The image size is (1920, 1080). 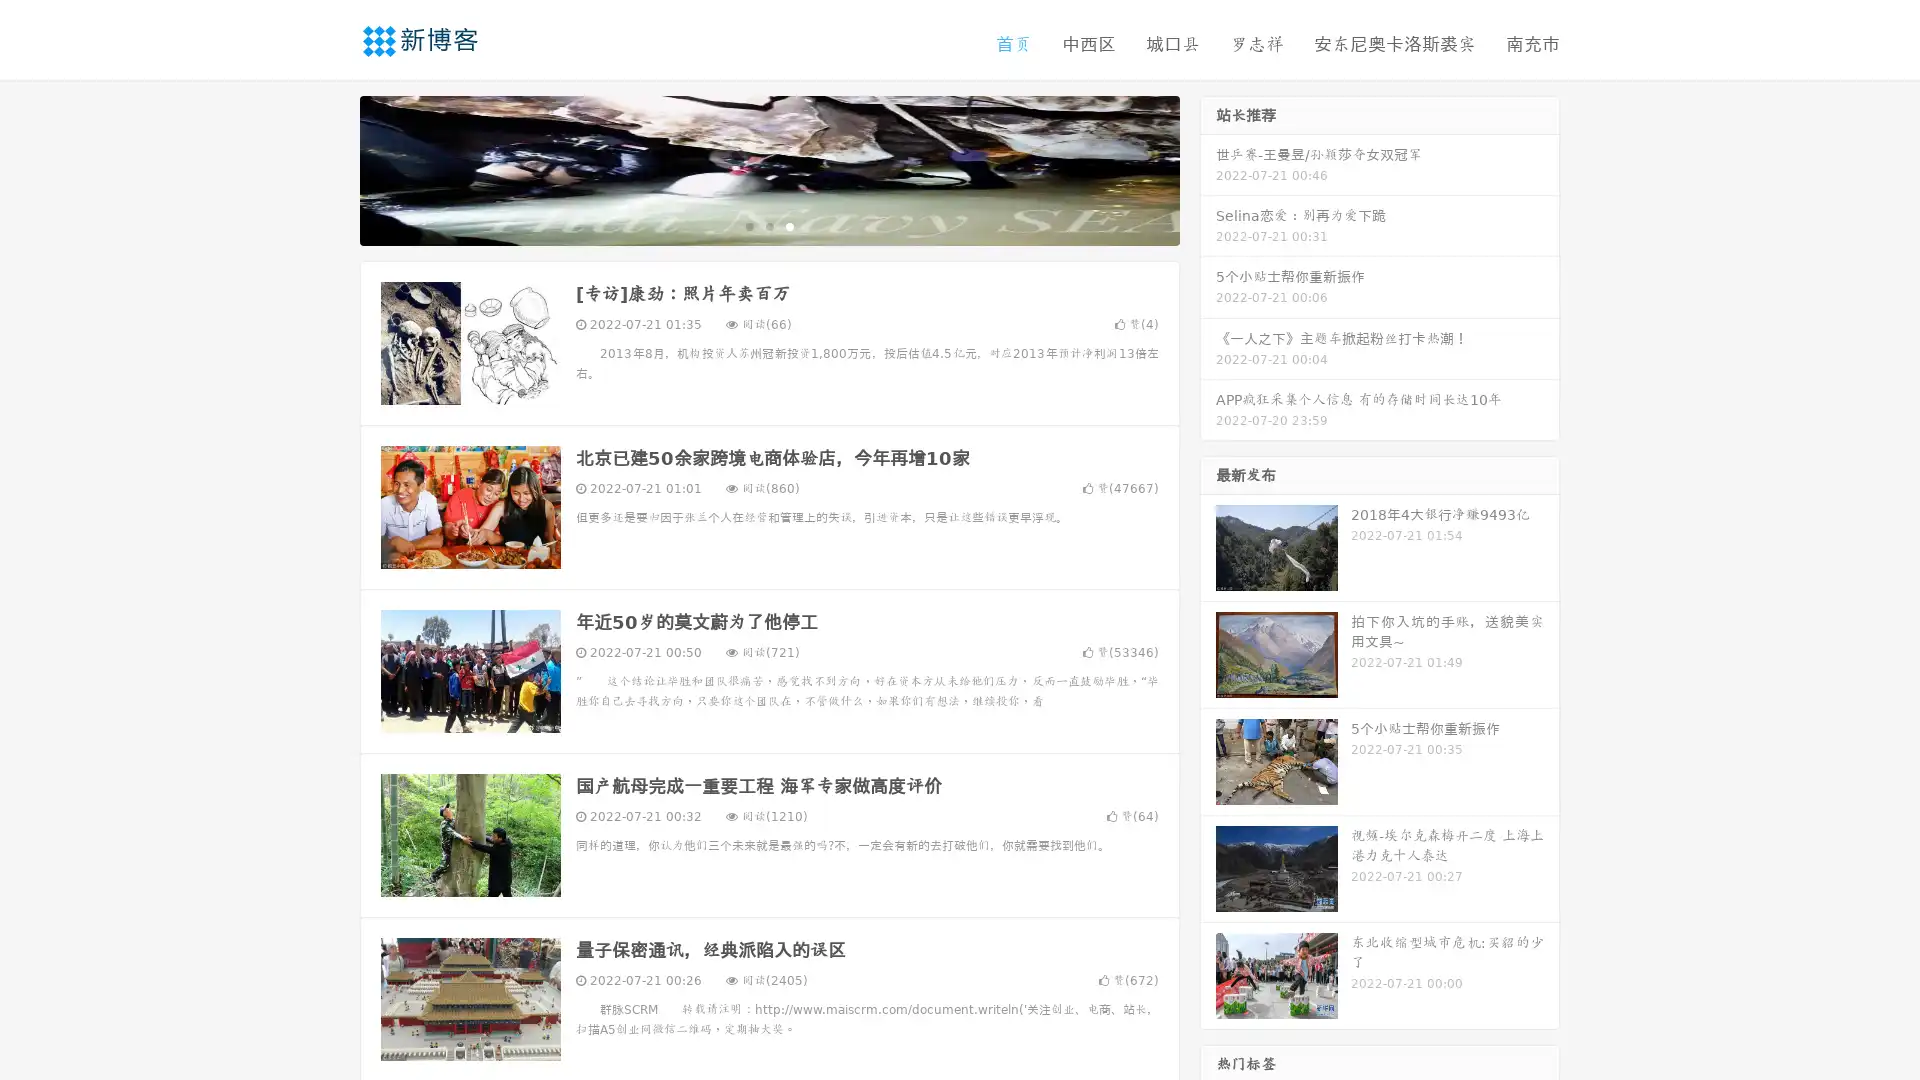 I want to click on Go to slide 1, so click(x=748, y=225).